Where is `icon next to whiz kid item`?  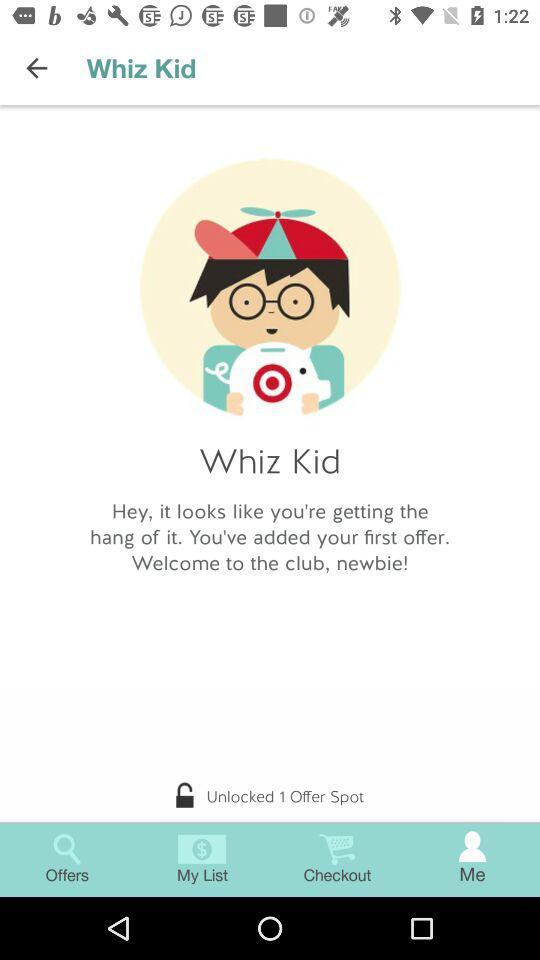
icon next to whiz kid item is located at coordinates (36, 68).